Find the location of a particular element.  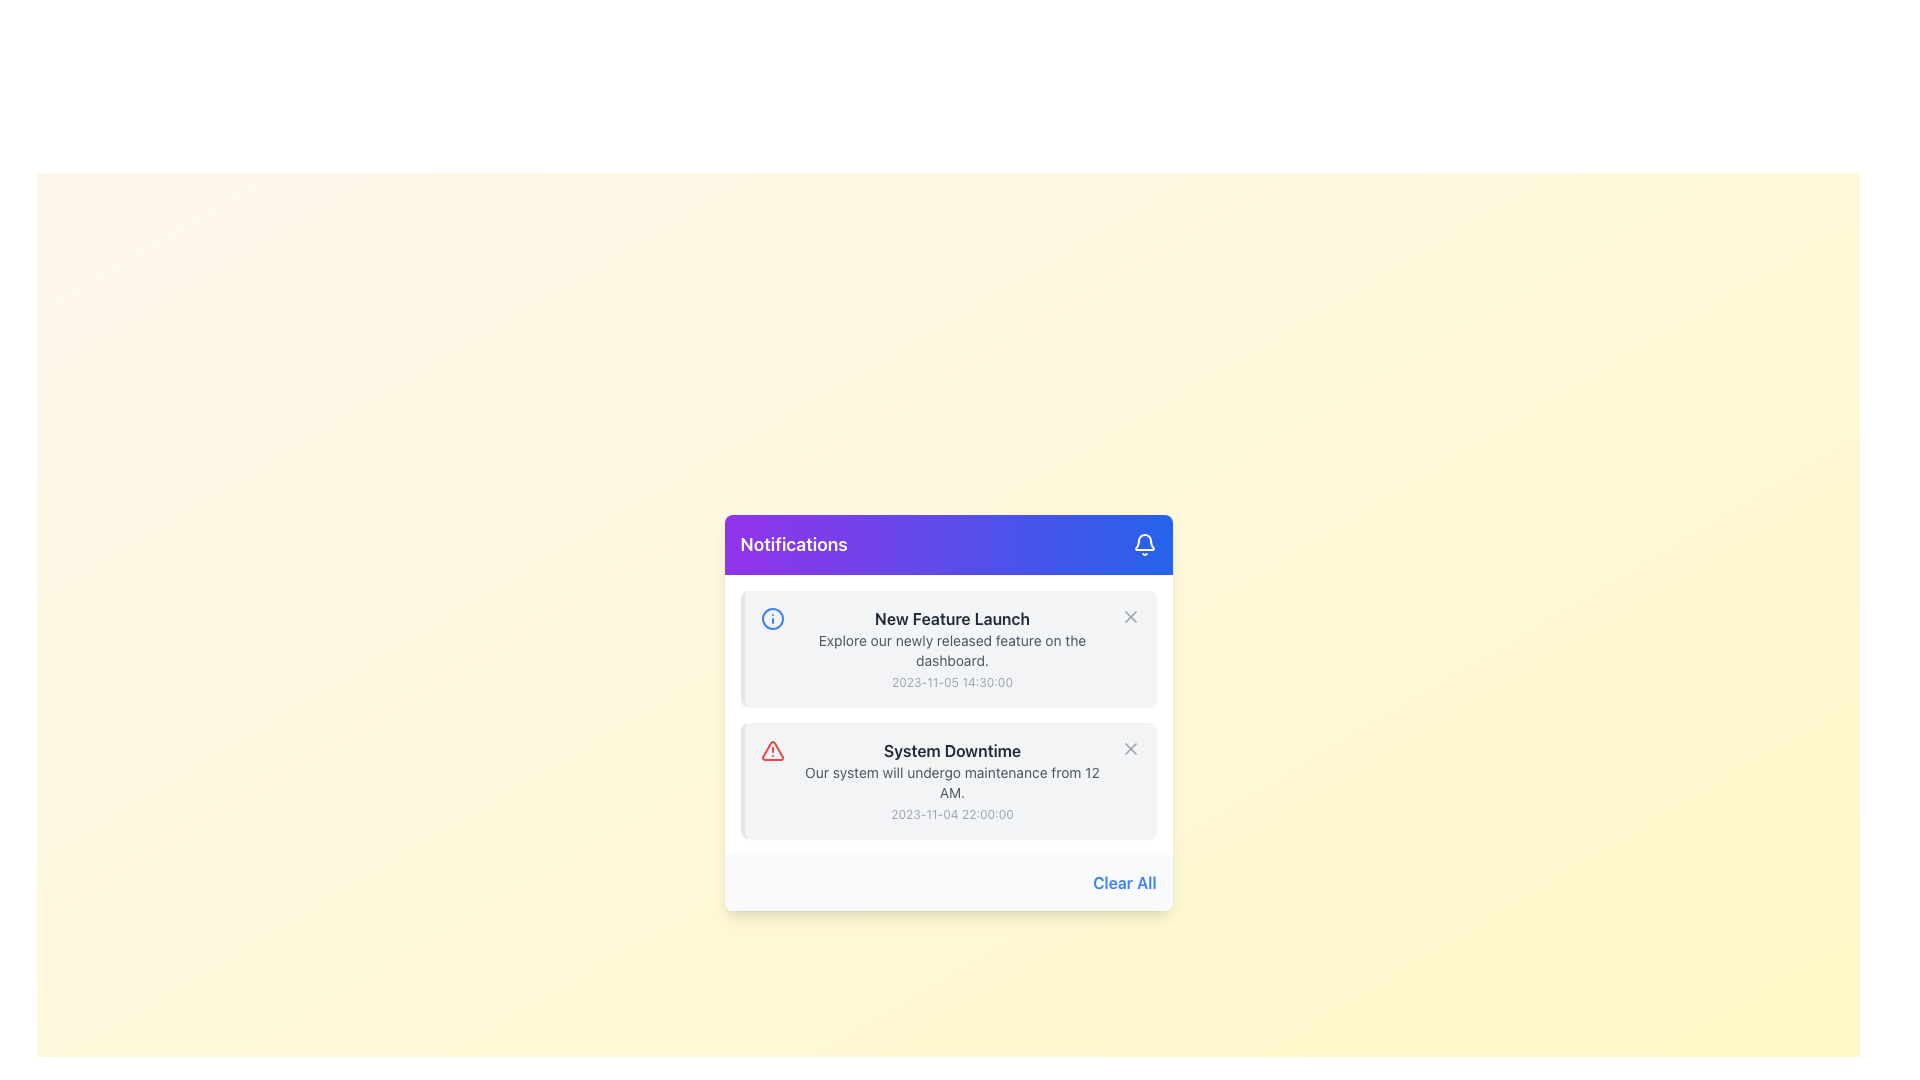

the Informational Alert Box titled 'System Downtime' with a light gray background and red left border, located below the 'New Feature Launch' alert in the notification panel is located at coordinates (947, 779).